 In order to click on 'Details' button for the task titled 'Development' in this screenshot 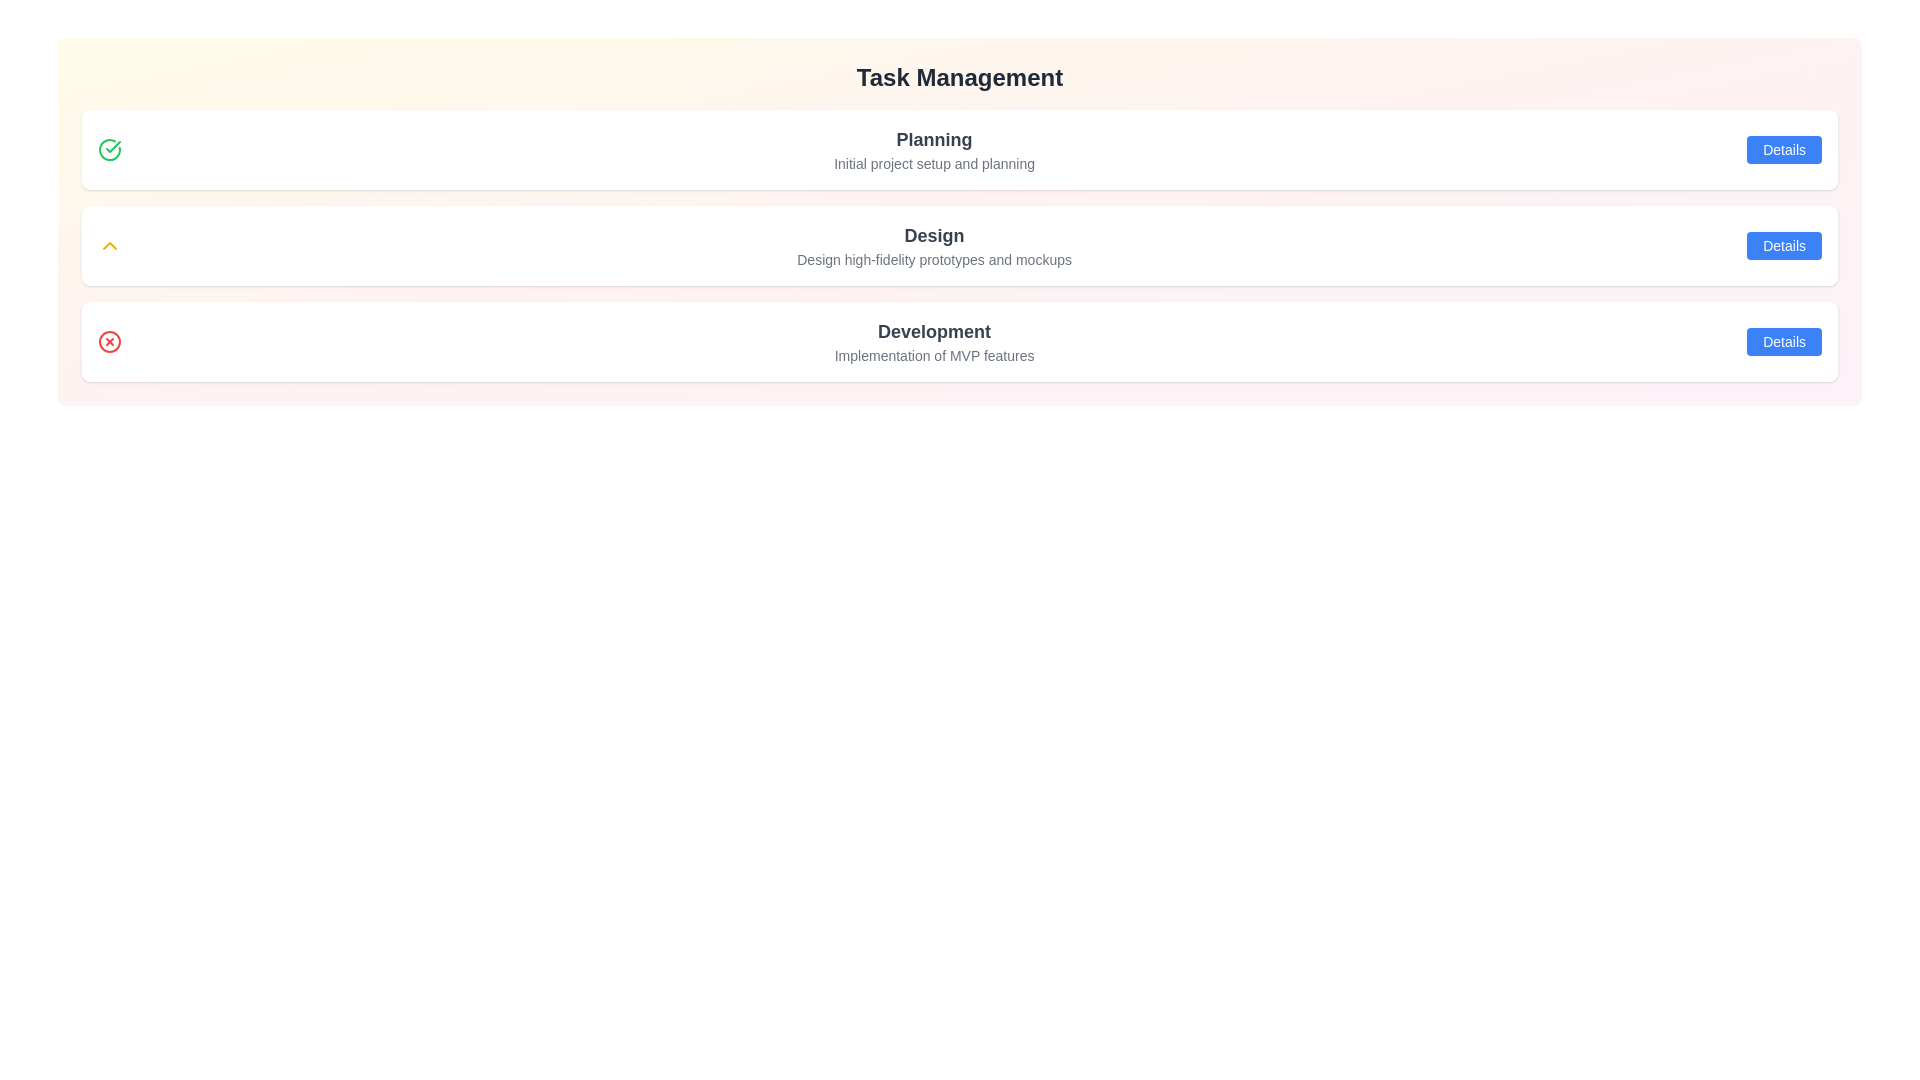, I will do `click(1784, 341)`.